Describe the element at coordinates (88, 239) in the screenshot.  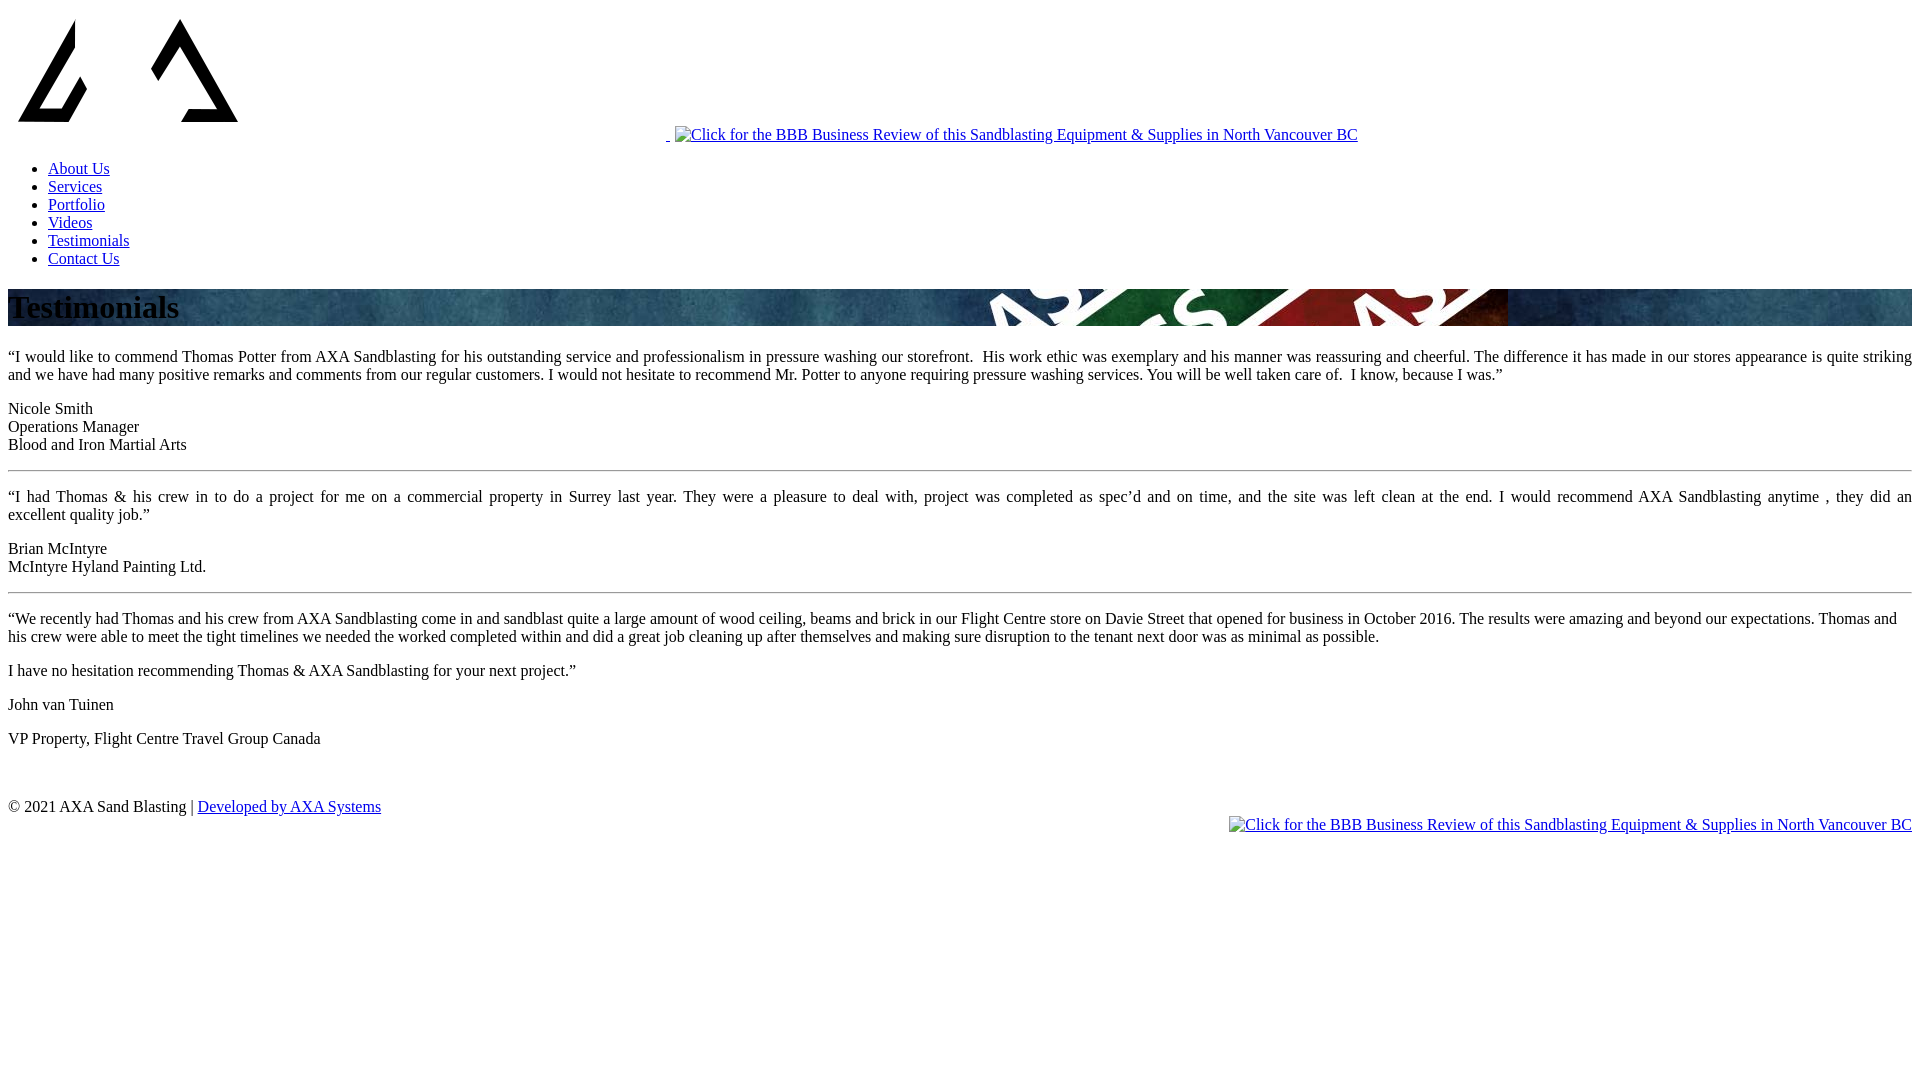
I see `'Testimonials'` at that location.